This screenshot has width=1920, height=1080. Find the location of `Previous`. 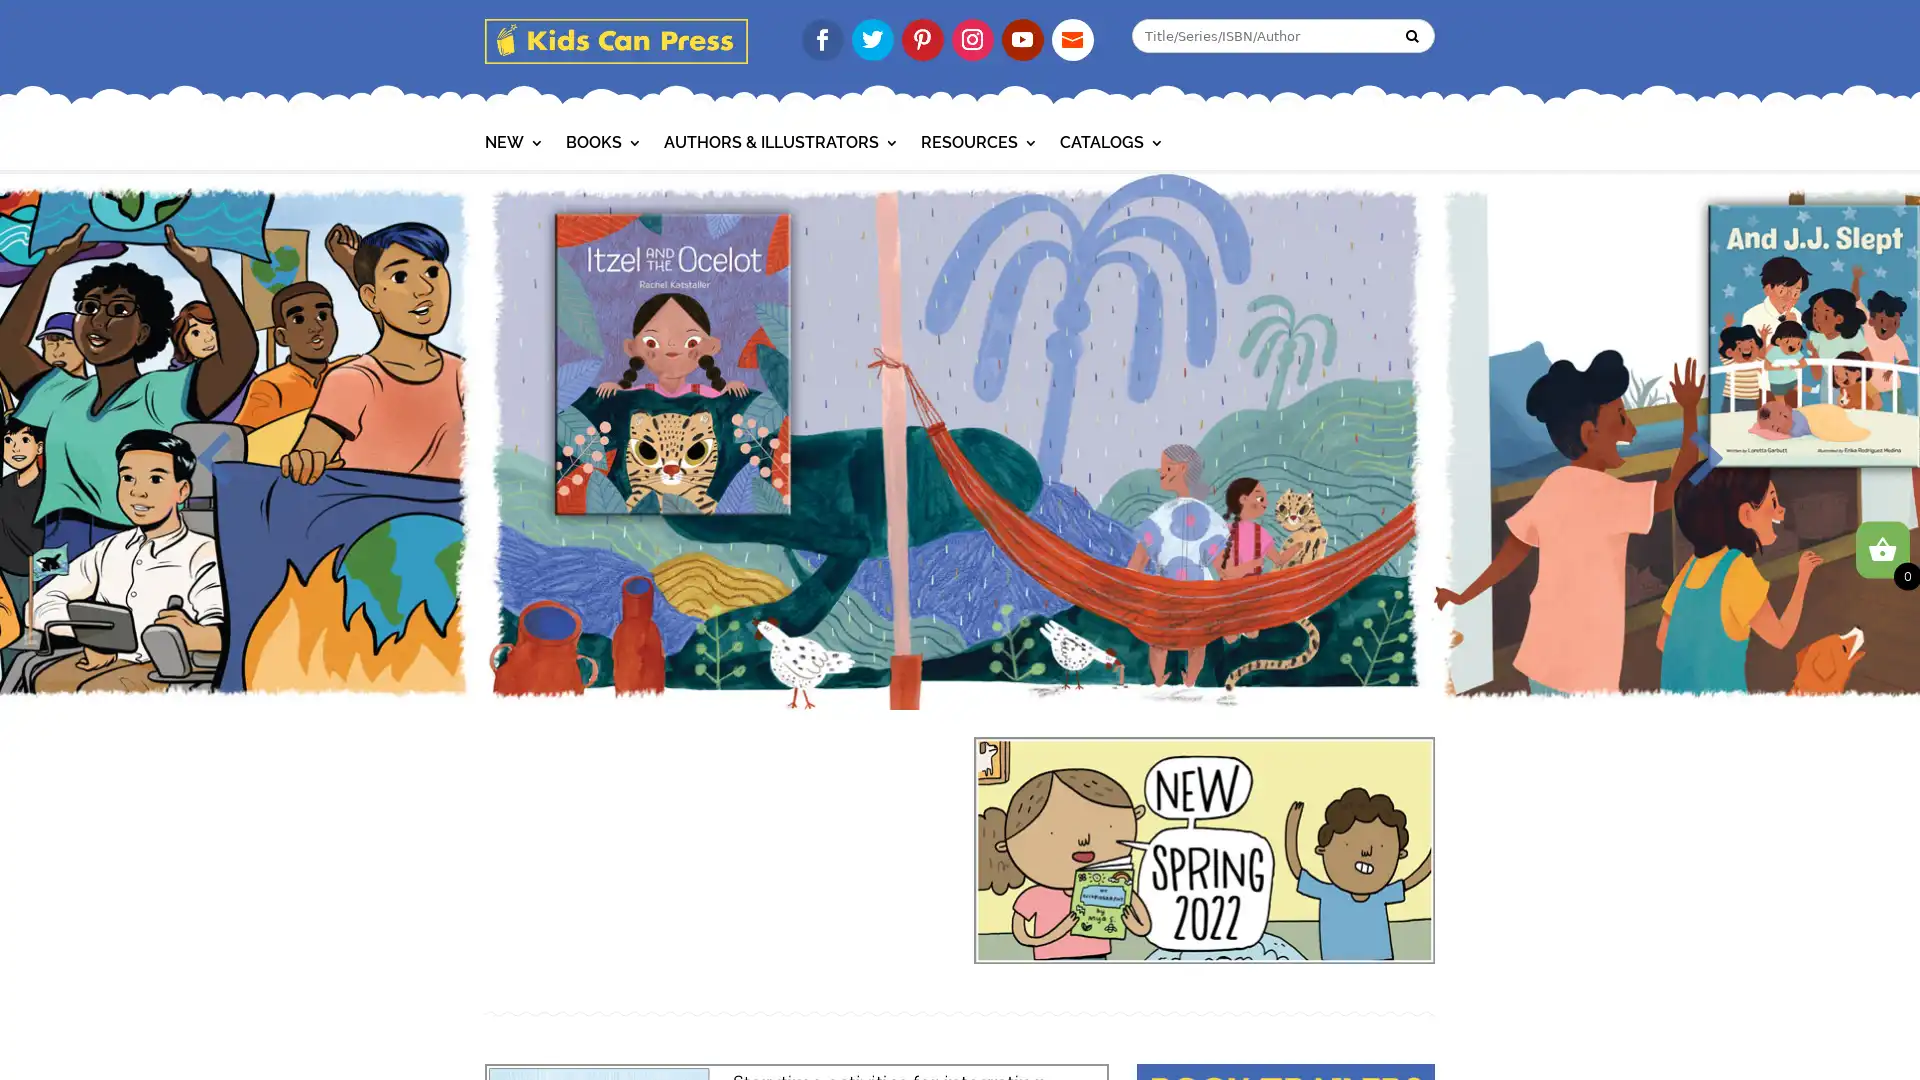

Previous is located at coordinates (206, 443).